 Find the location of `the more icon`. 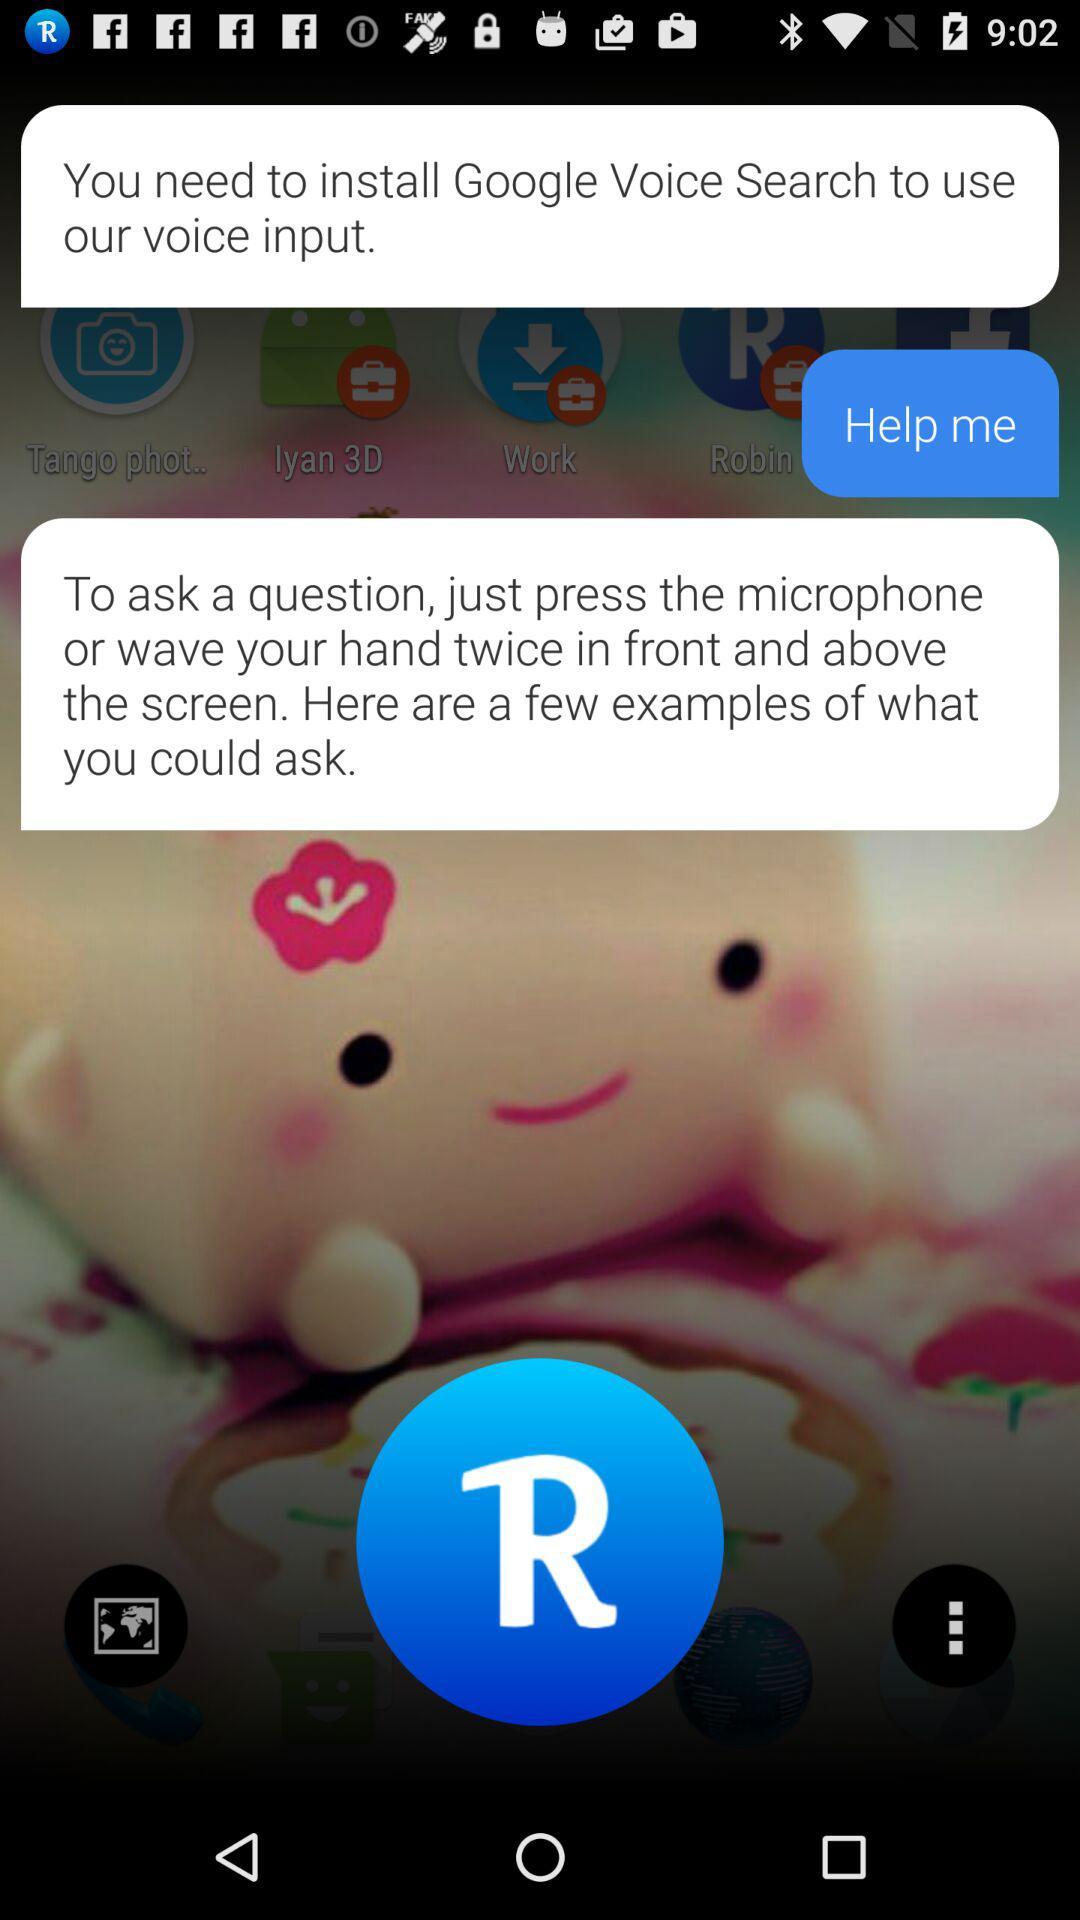

the more icon is located at coordinates (952, 1739).